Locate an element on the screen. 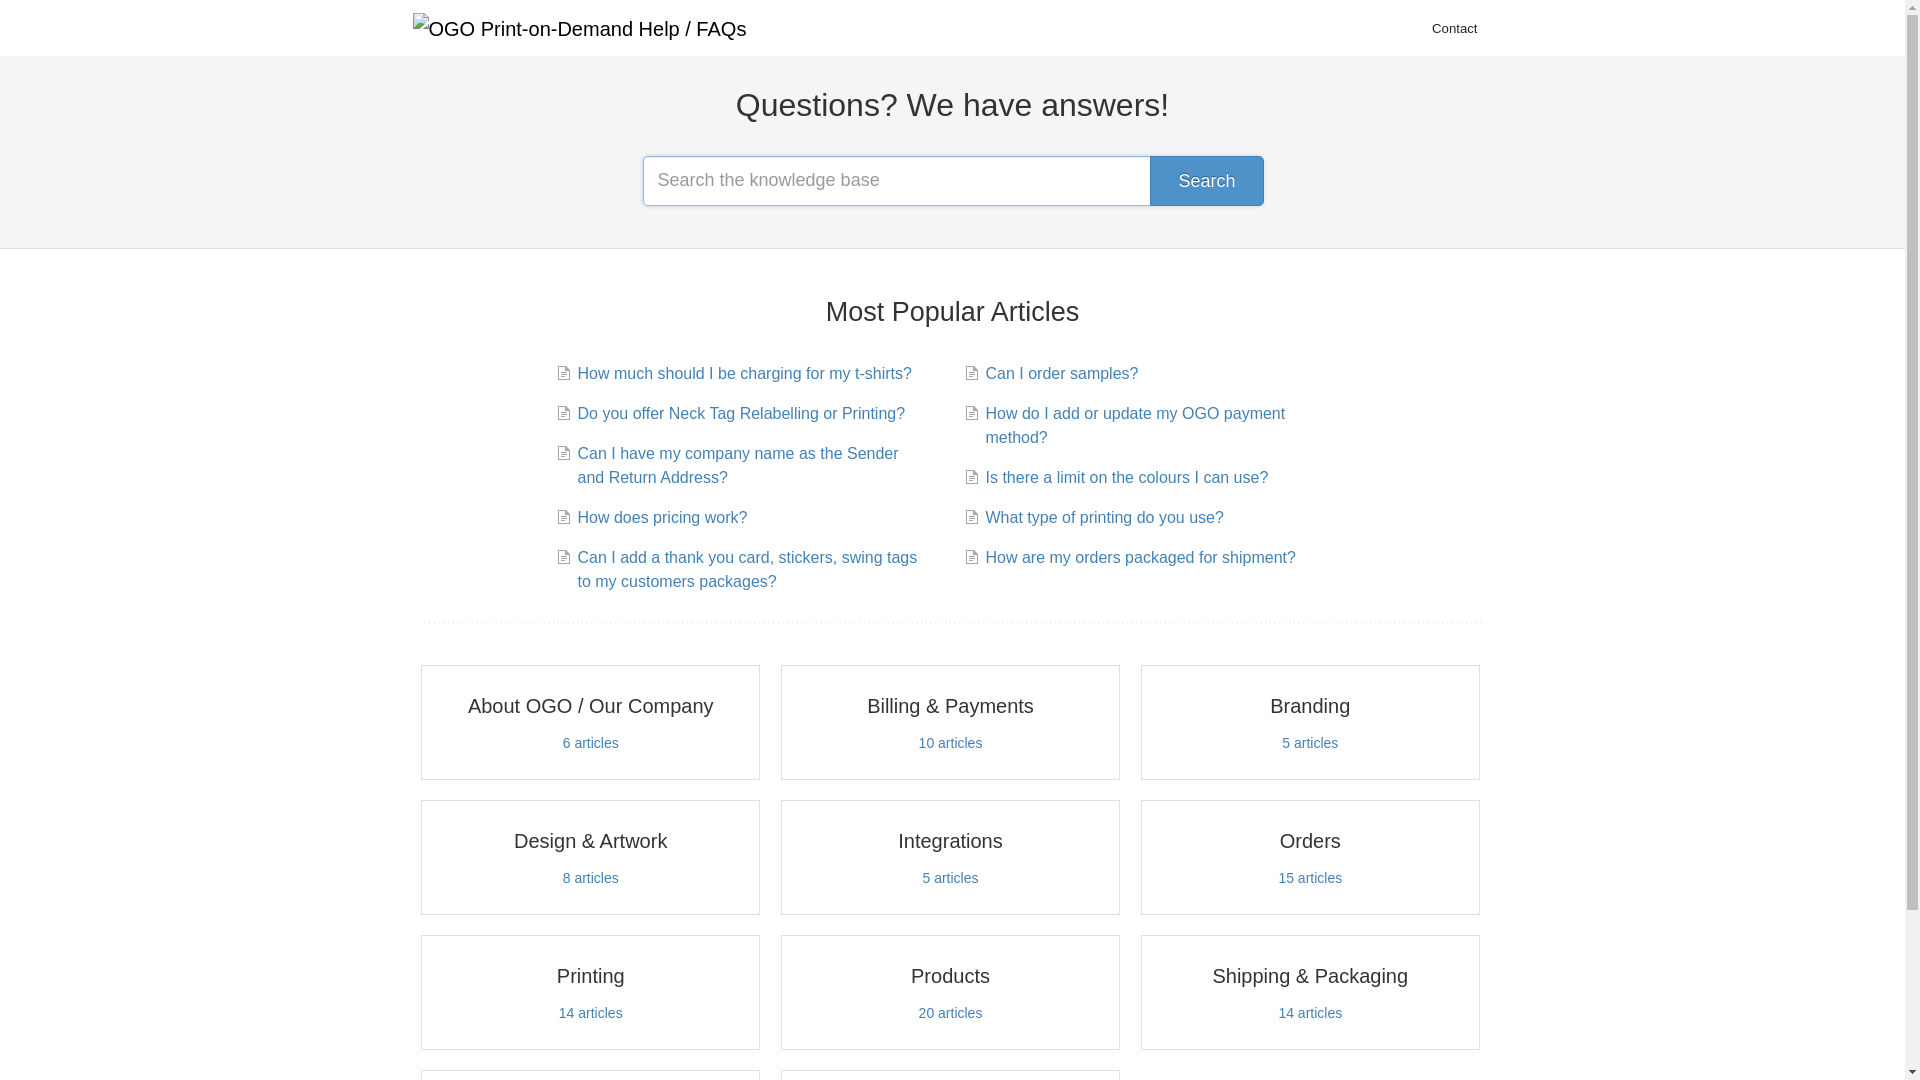 This screenshot has height=1080, width=1920. 'How does pricing work?' is located at coordinates (659, 516).